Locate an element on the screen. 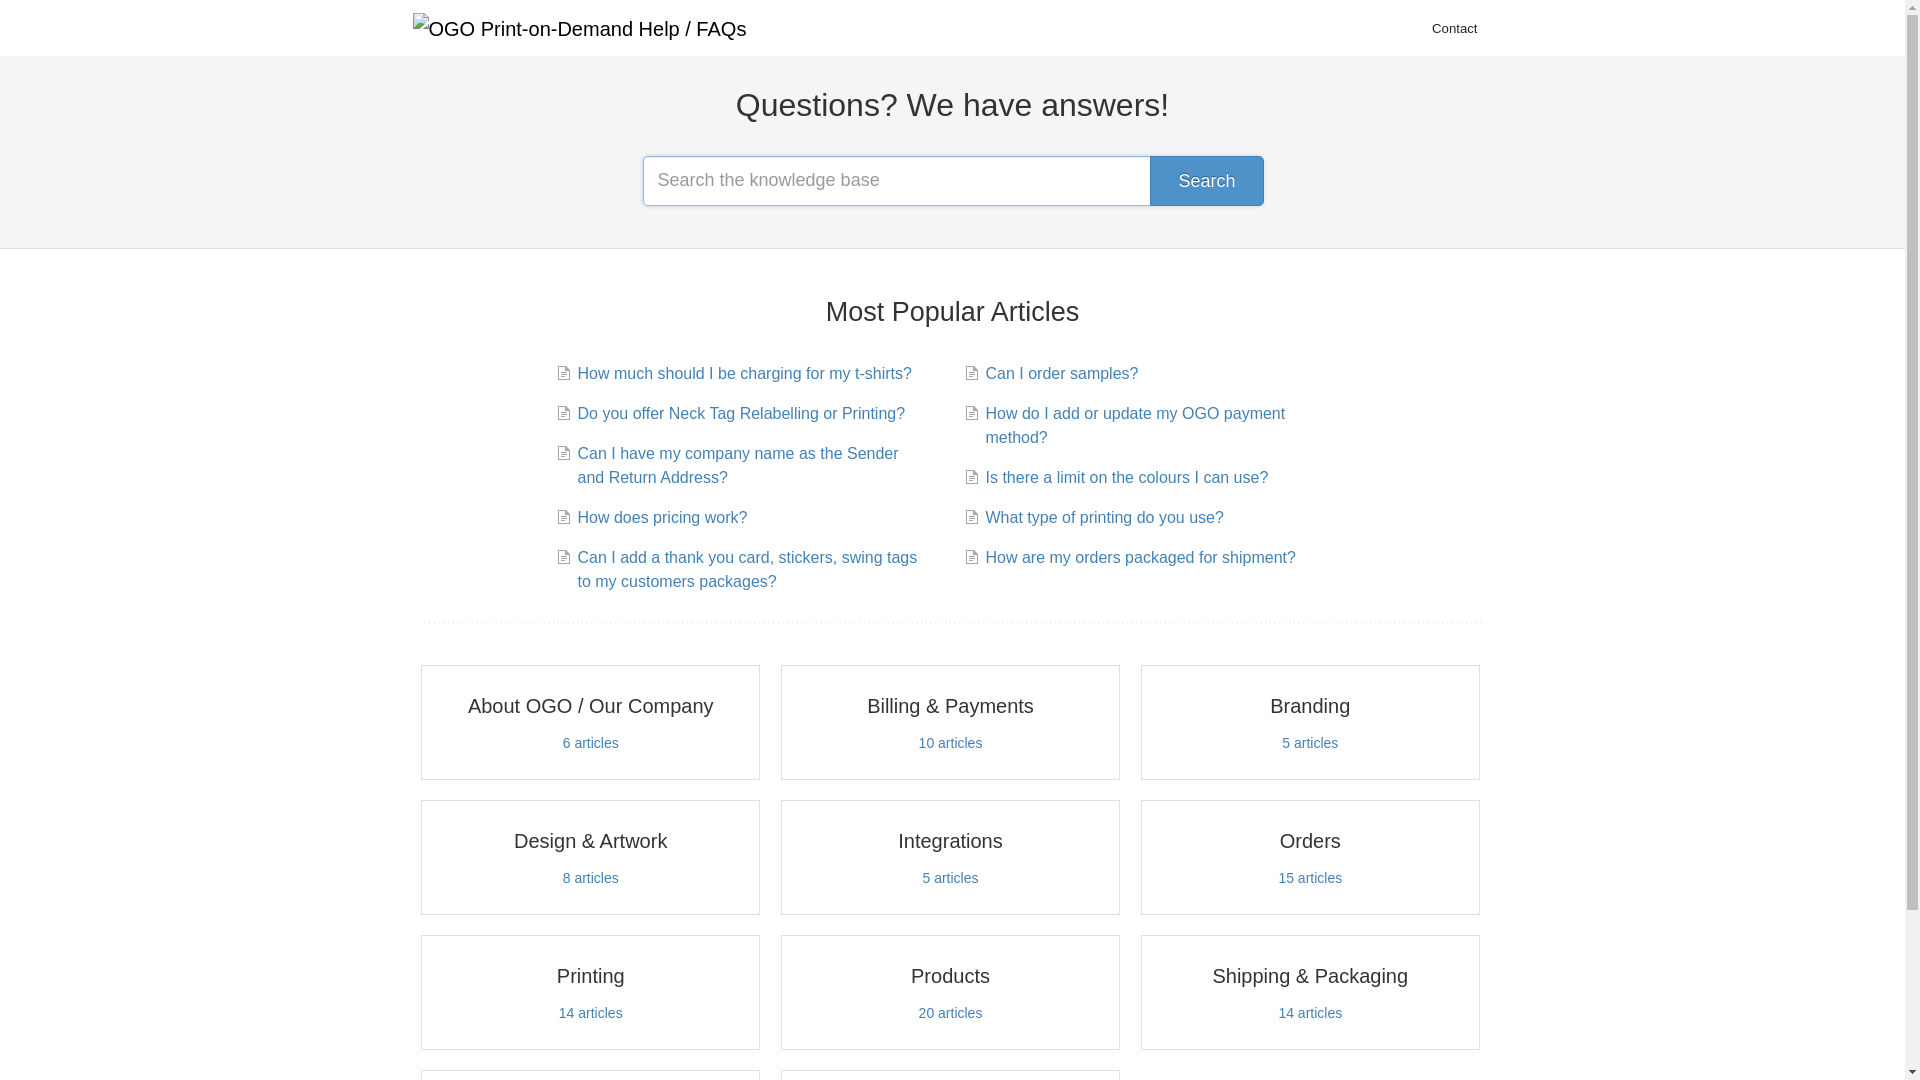 This screenshot has height=1080, width=1920. 'How does pricing work?' is located at coordinates (659, 516).